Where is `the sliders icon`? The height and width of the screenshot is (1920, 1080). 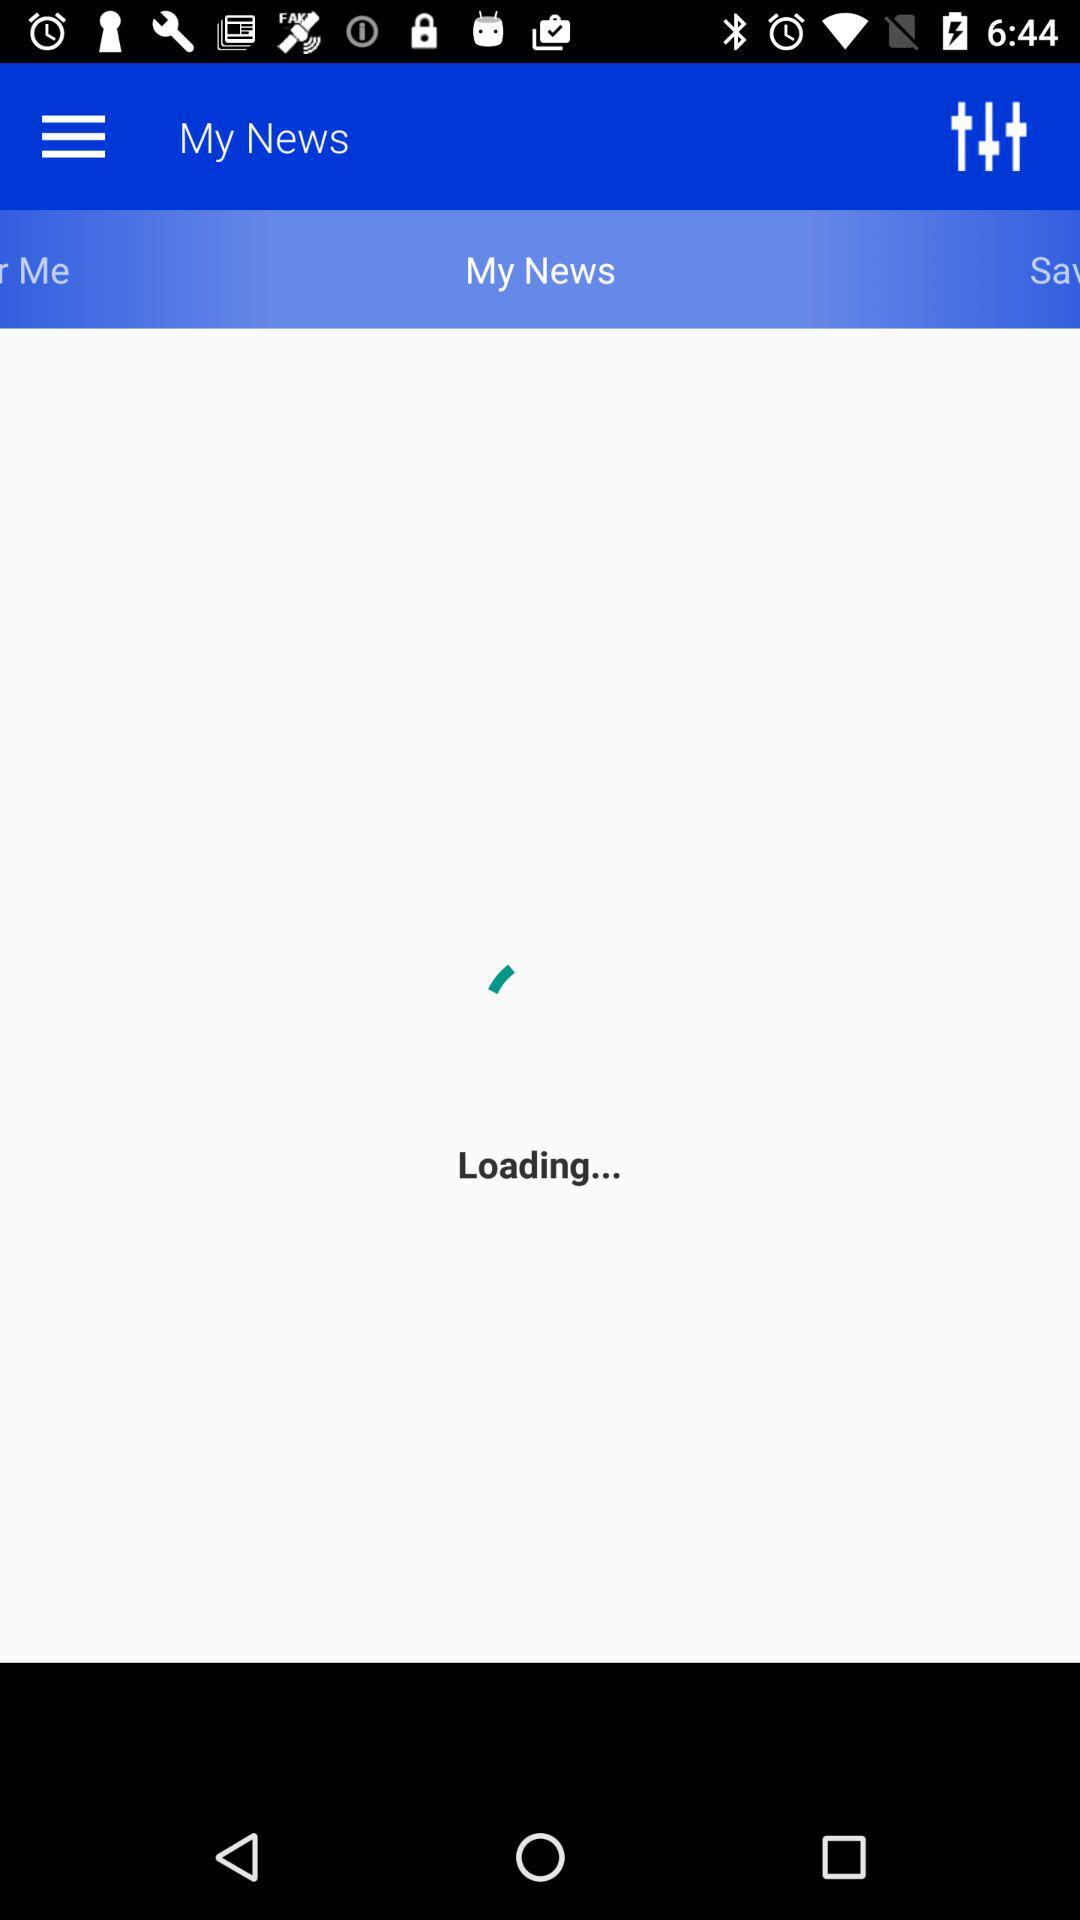 the sliders icon is located at coordinates (1004, 135).